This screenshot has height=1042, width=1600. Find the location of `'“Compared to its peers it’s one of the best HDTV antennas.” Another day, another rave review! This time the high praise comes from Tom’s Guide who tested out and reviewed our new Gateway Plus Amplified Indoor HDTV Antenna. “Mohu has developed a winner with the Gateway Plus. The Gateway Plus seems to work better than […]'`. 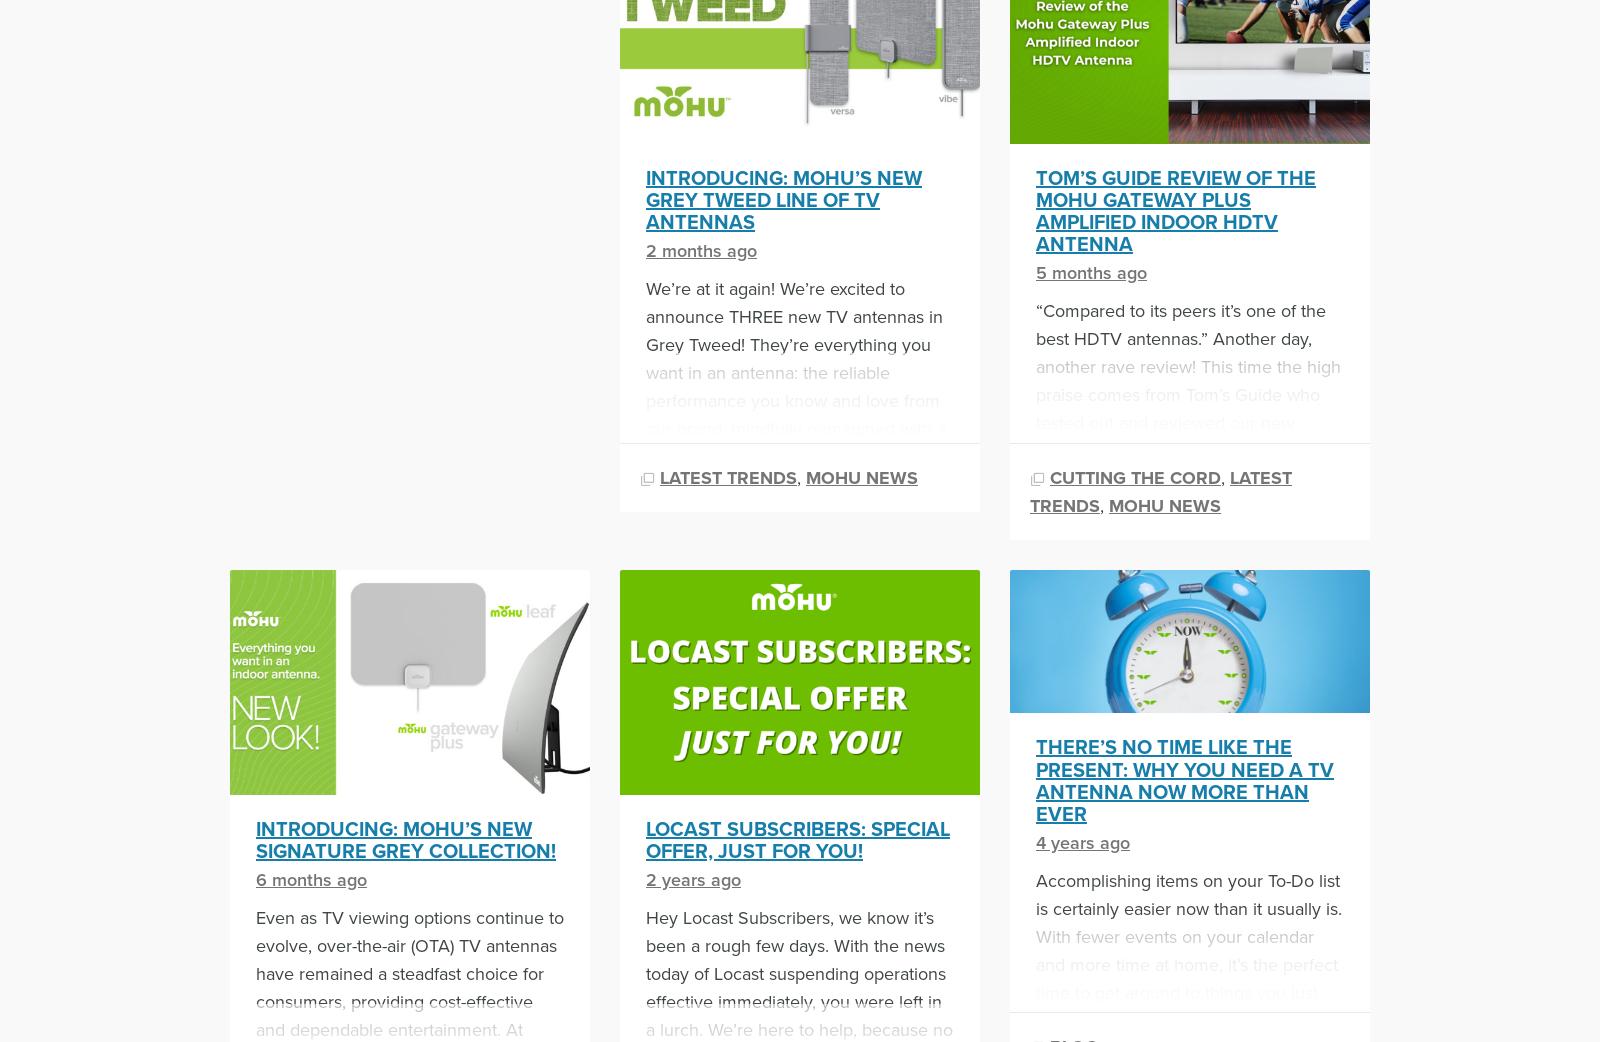

'“Compared to its peers it’s one of the best HDTV antennas.” Another day, another rave review! This time the high praise comes from Tom’s Guide who tested out and reviewed our new Gateway Plus Amplified Indoor HDTV Antenna. “Mohu has developed a winner with the Gateway Plus. The Gateway Plus seems to work better than […]' is located at coordinates (1036, 435).